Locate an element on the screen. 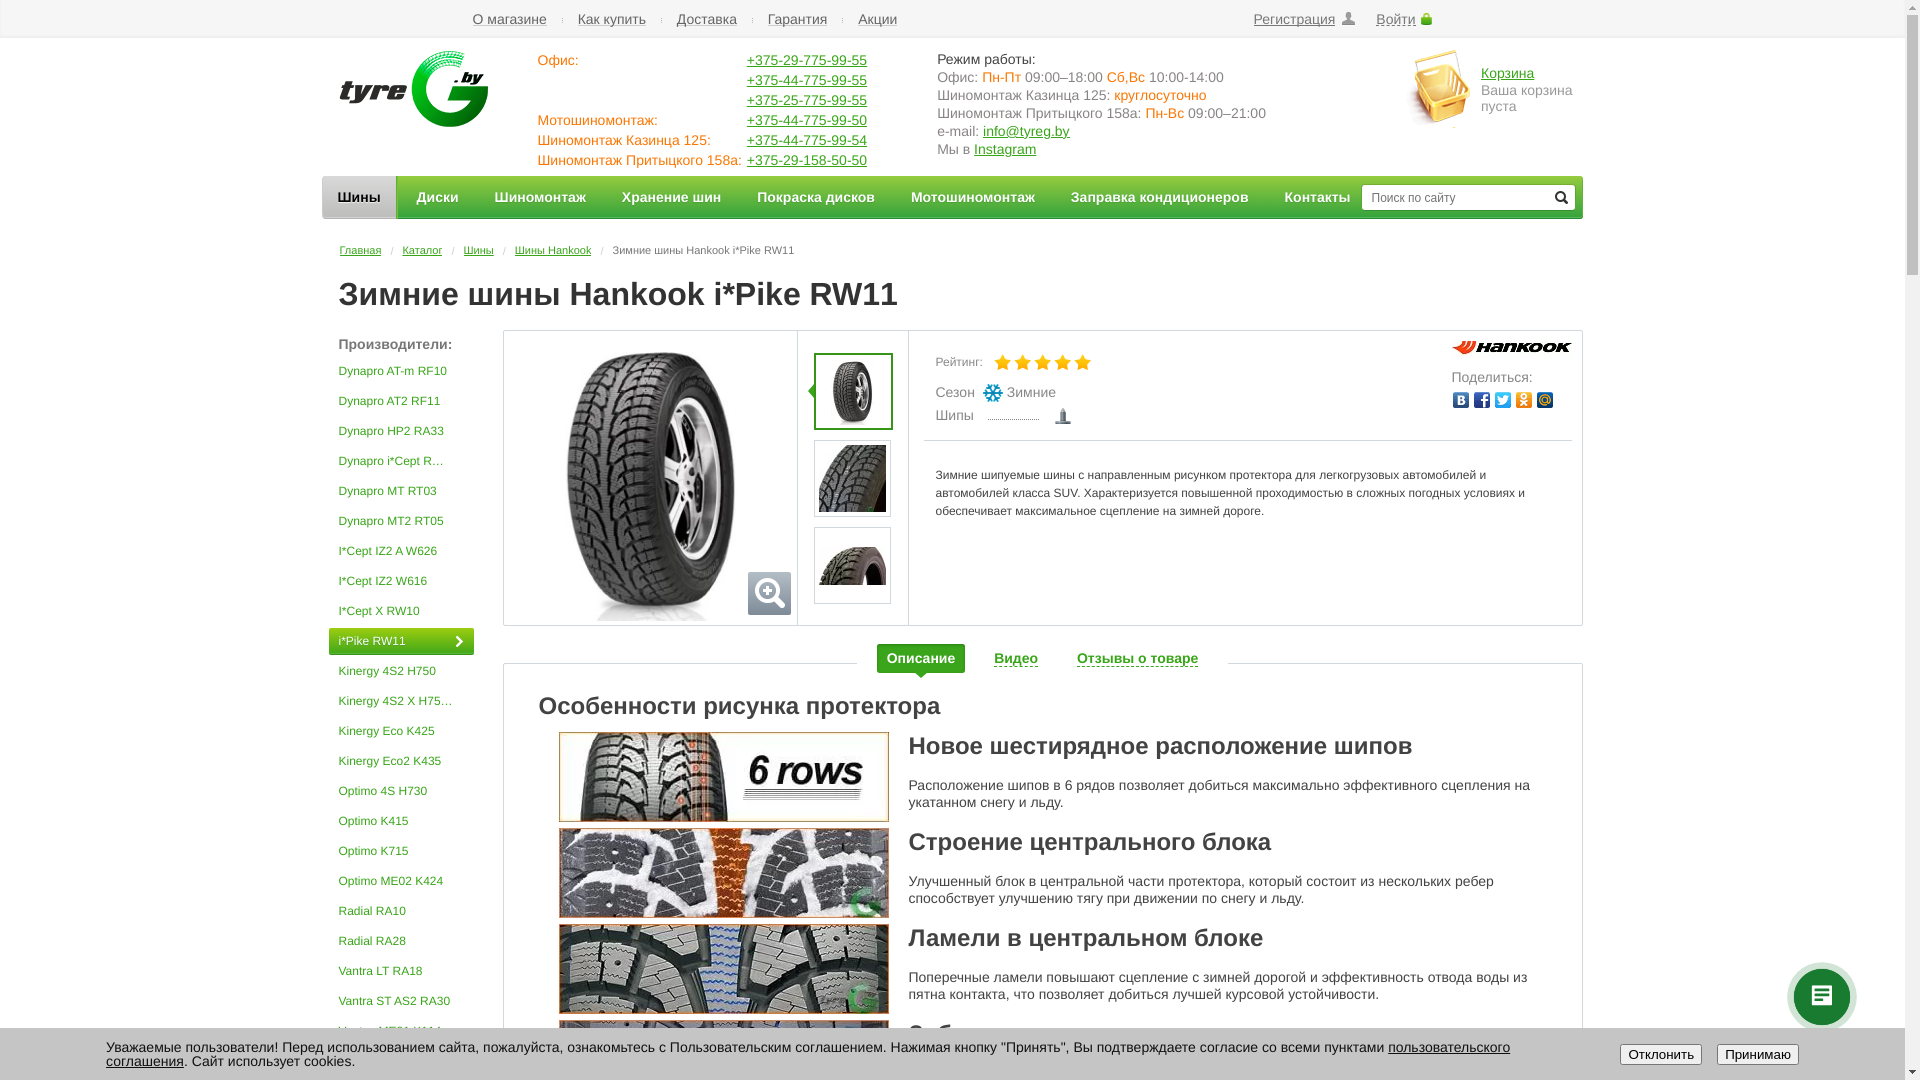 The height and width of the screenshot is (1080, 1920). 'Dynapro HP2 RA33' is located at coordinates (400, 430).